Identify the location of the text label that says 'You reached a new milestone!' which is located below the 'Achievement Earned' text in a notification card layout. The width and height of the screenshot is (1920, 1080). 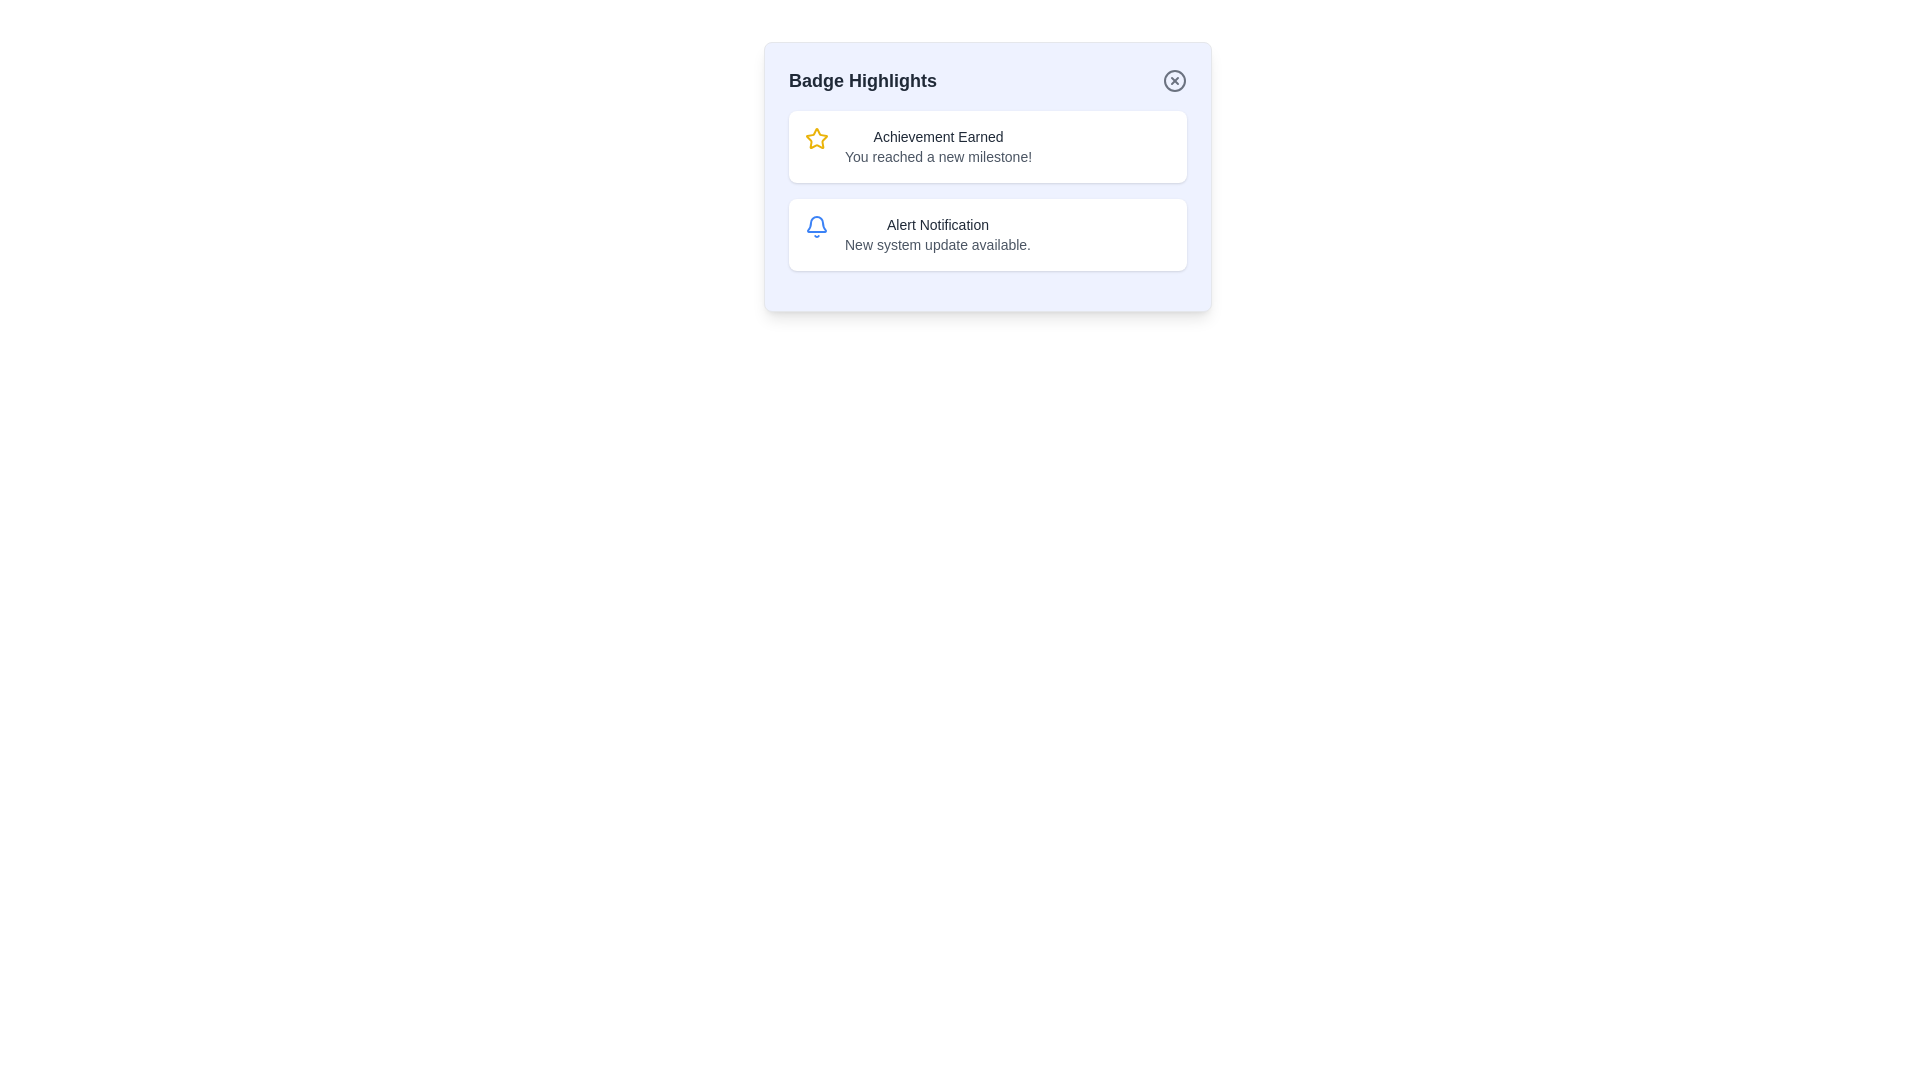
(937, 156).